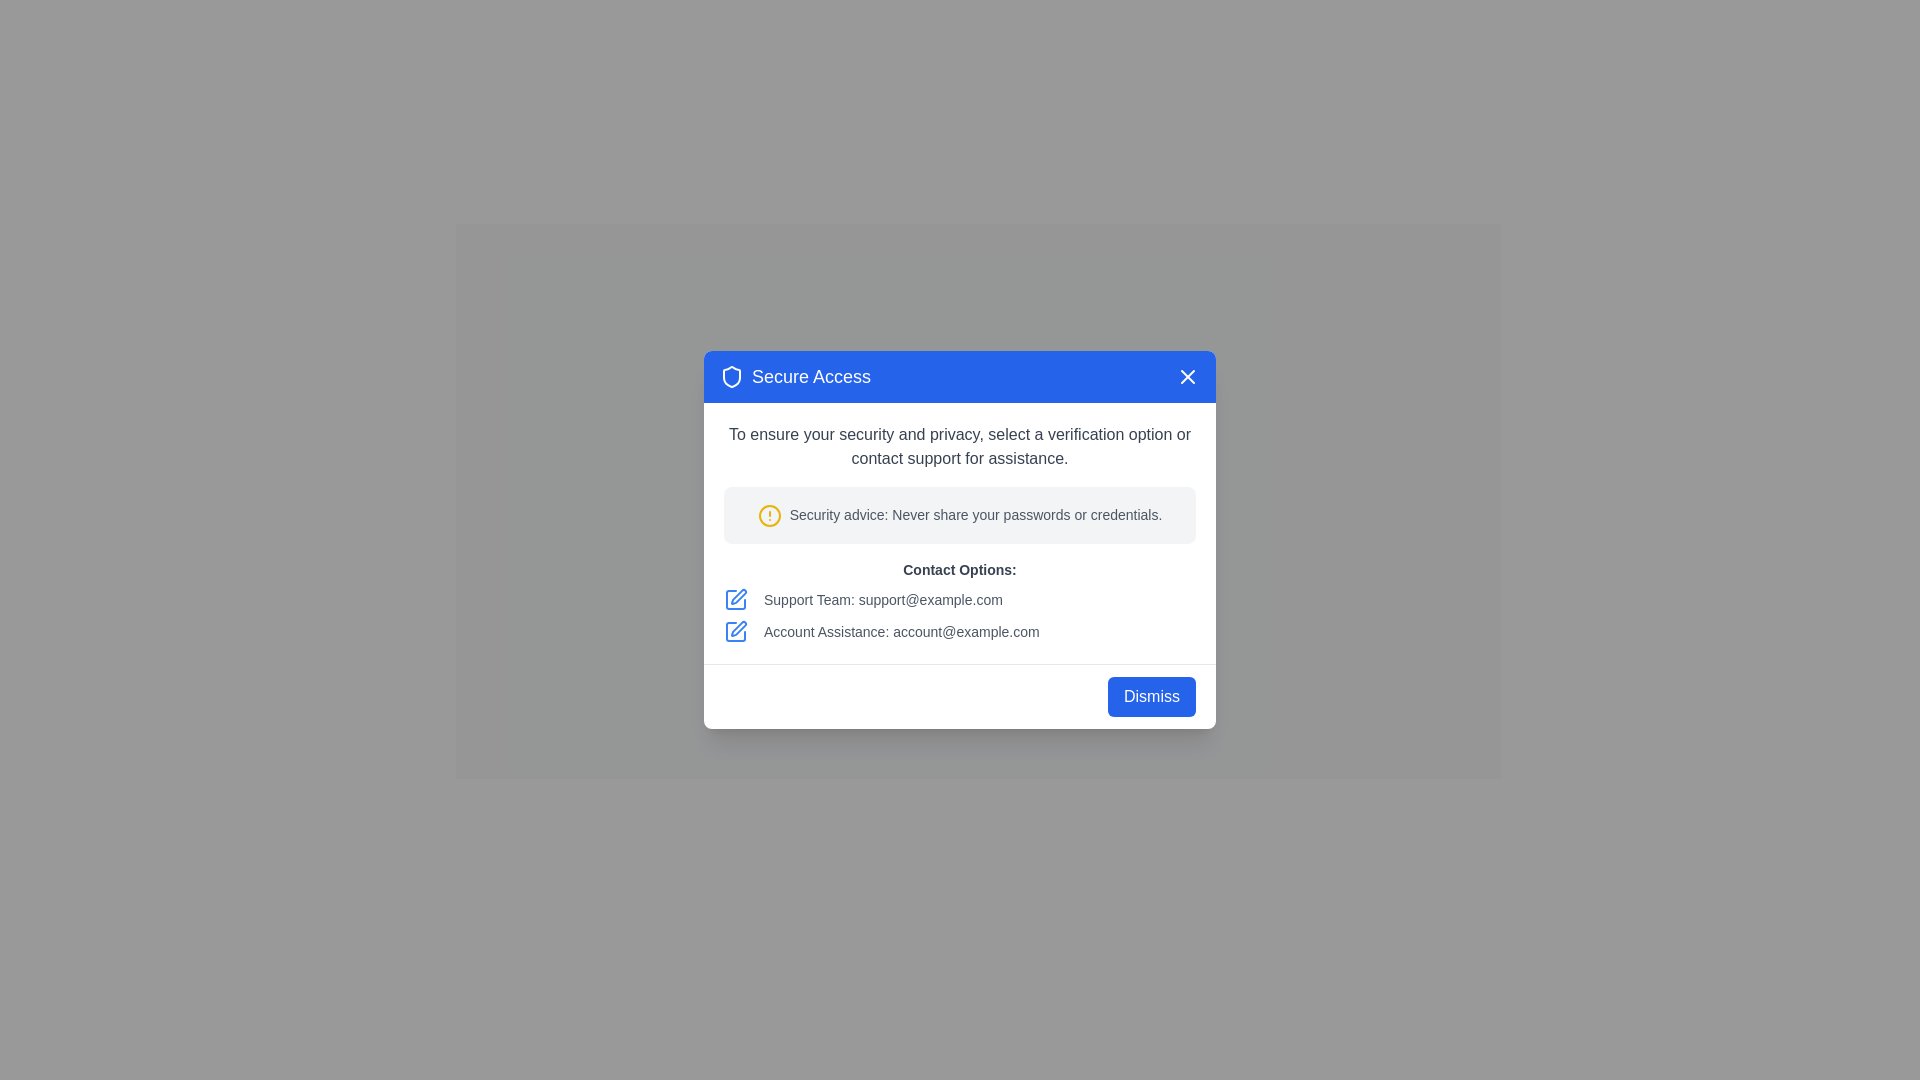 This screenshot has width=1920, height=1080. I want to click on the pen-like icon with a blue square background, located on the left side of the text 'Support Team: support@example.com', to initiate an edit action, so click(734, 597).